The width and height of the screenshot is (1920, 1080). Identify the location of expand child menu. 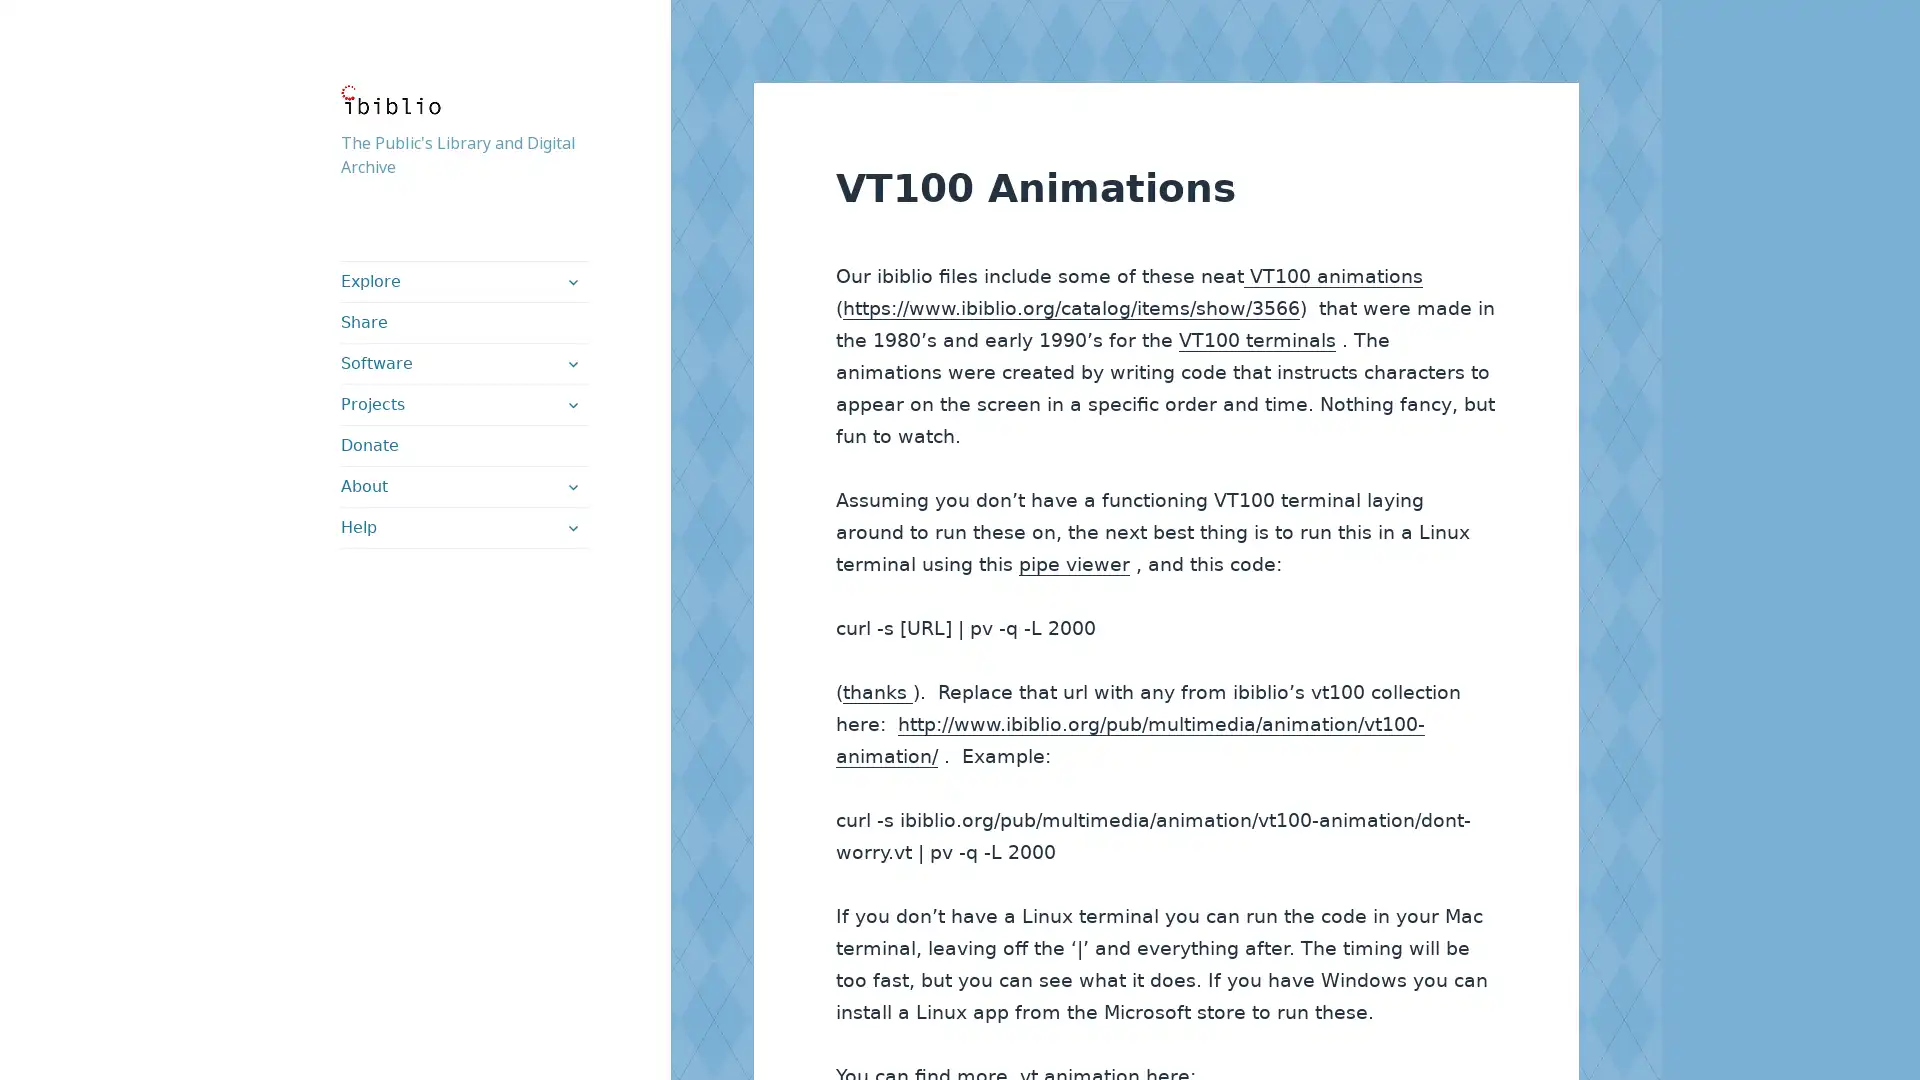
(570, 486).